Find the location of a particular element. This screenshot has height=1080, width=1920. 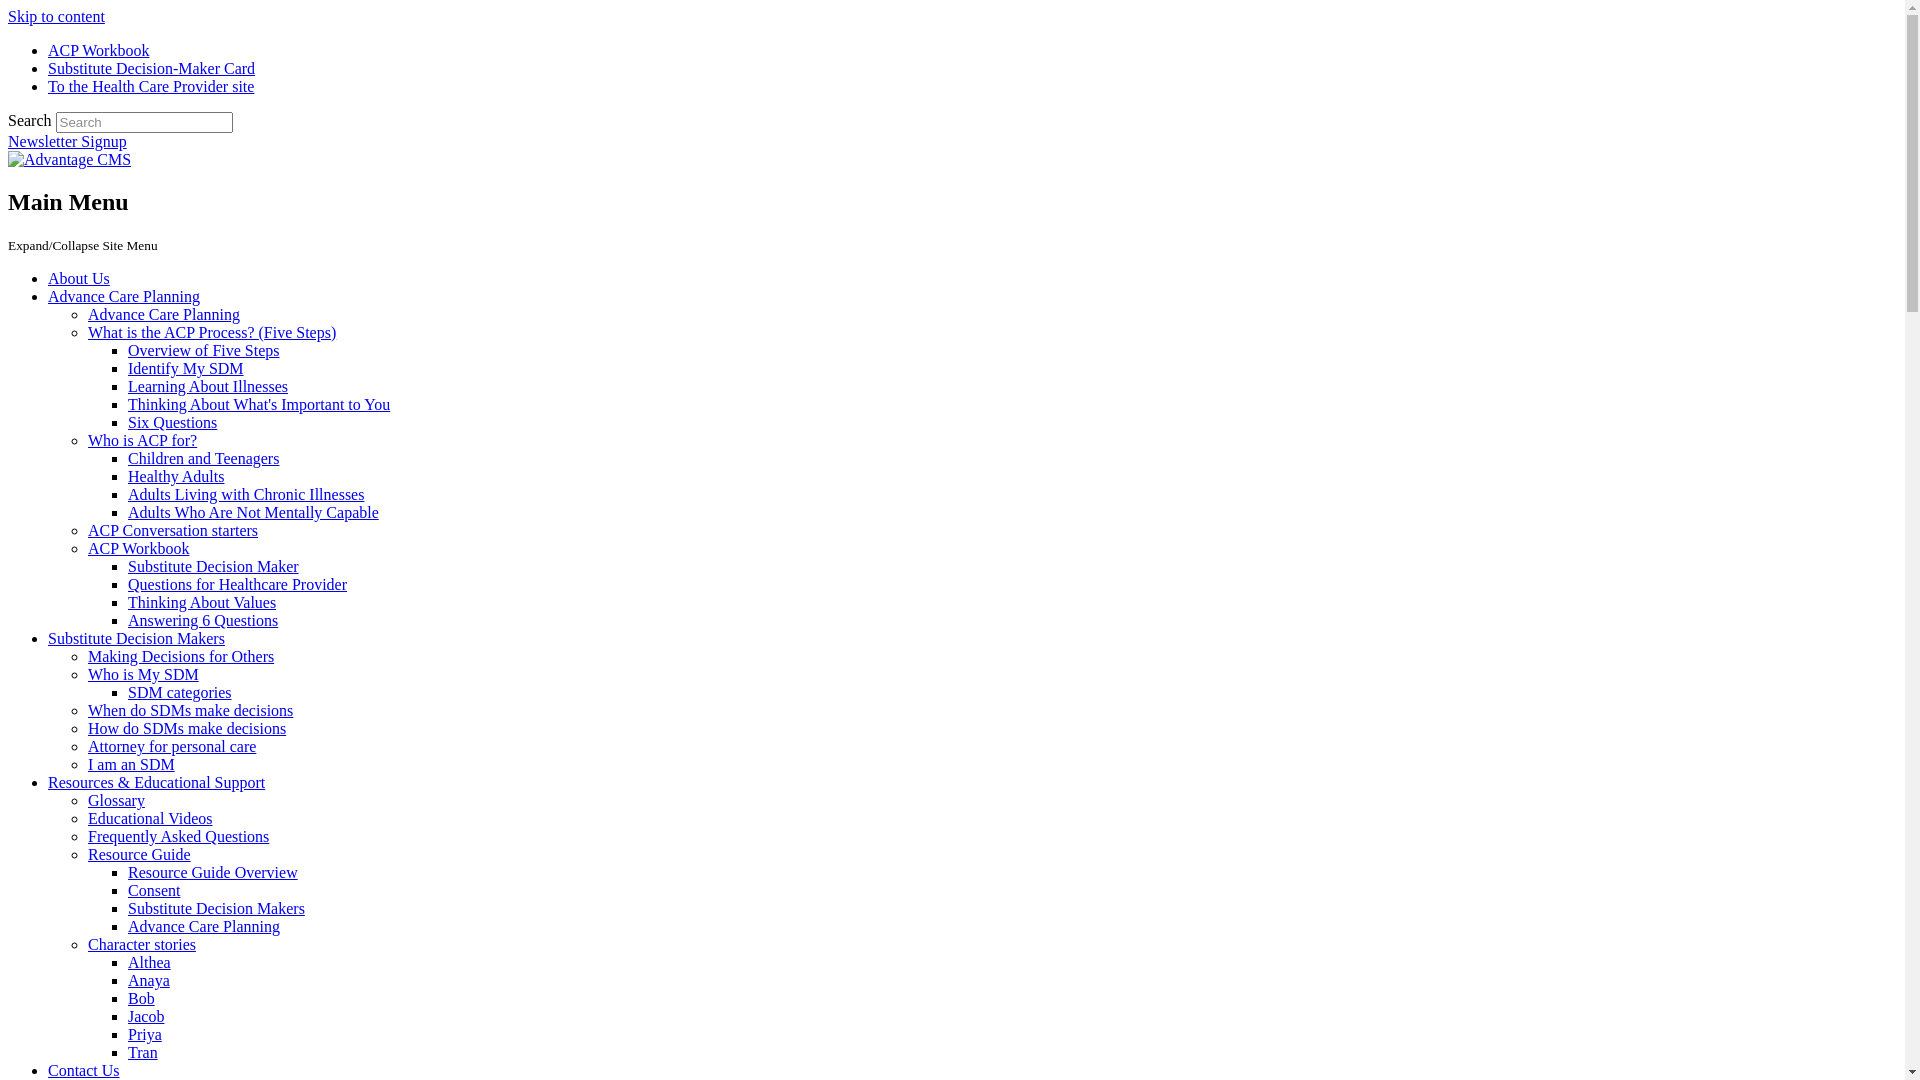

'Skip to content' is located at coordinates (56, 16).